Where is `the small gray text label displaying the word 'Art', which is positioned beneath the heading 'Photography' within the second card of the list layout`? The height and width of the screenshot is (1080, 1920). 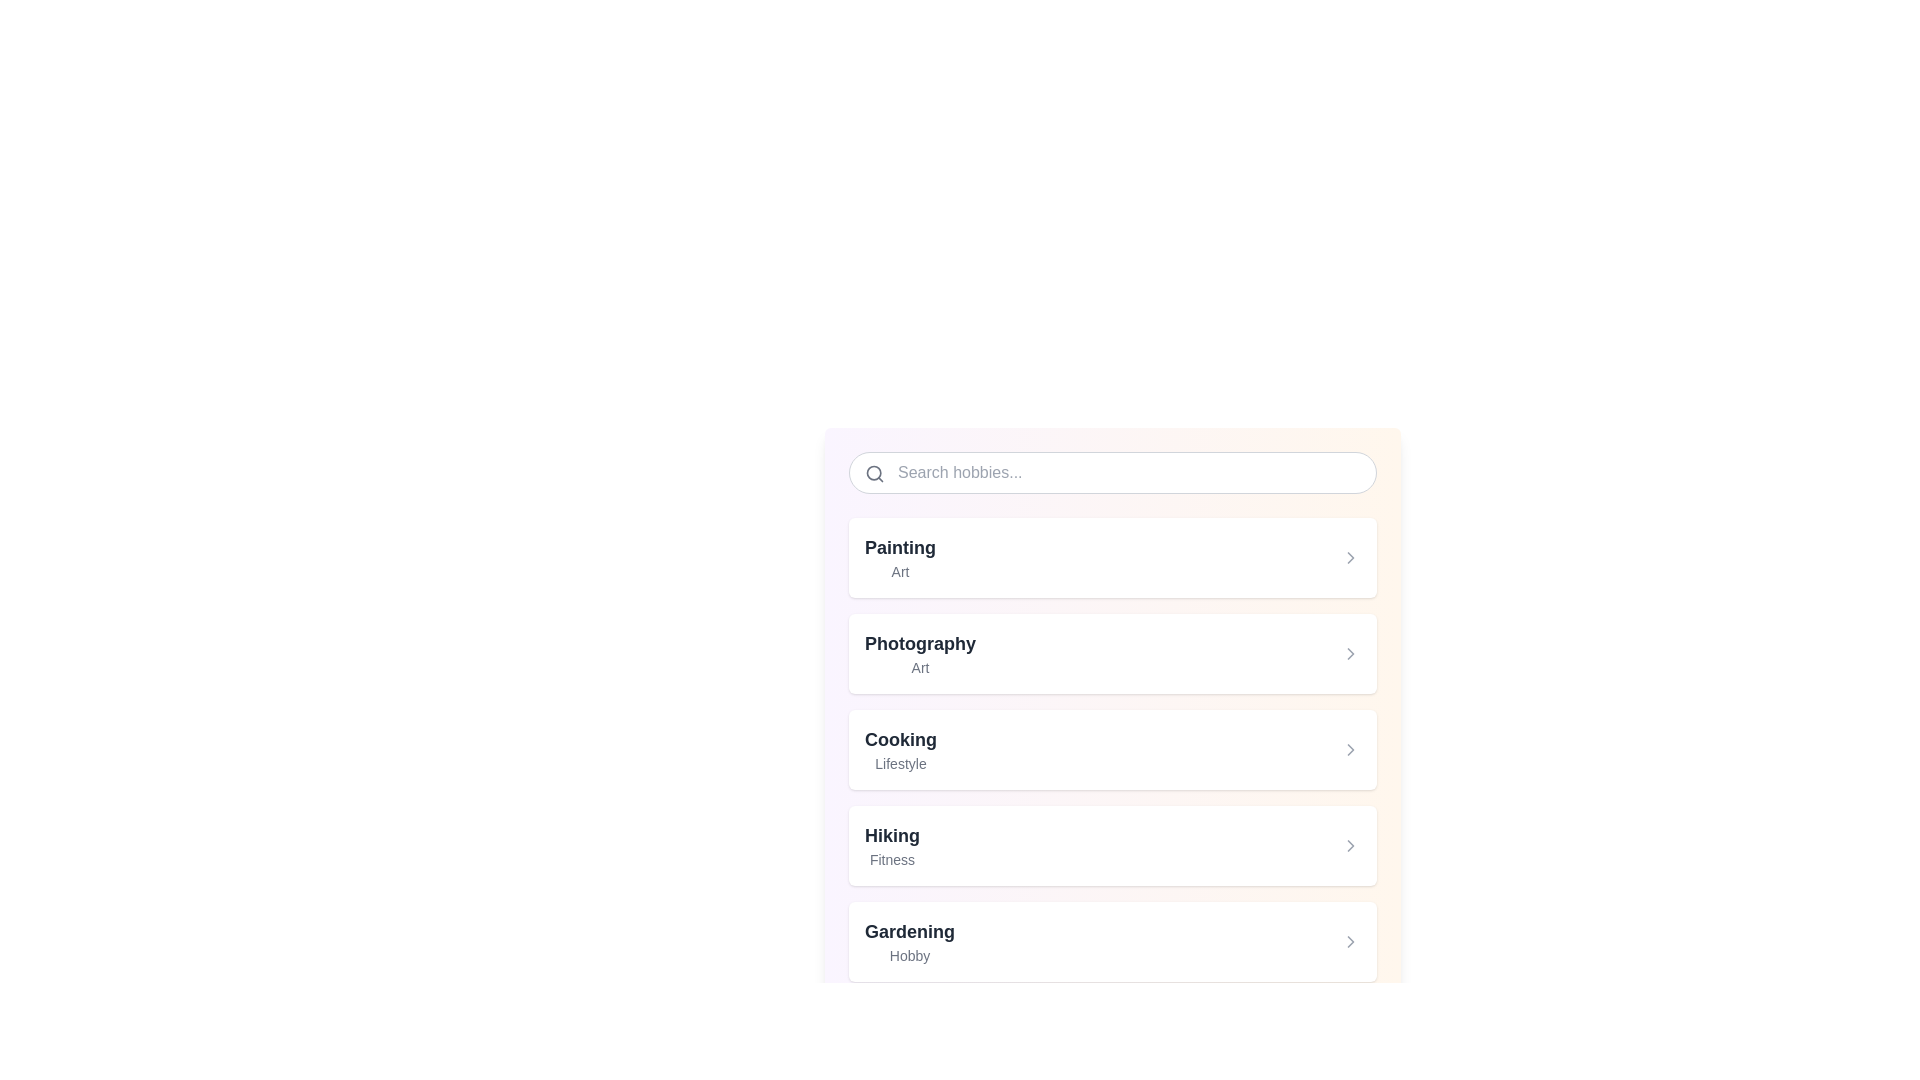 the small gray text label displaying the word 'Art', which is positioned beneath the heading 'Photography' within the second card of the list layout is located at coordinates (919, 667).